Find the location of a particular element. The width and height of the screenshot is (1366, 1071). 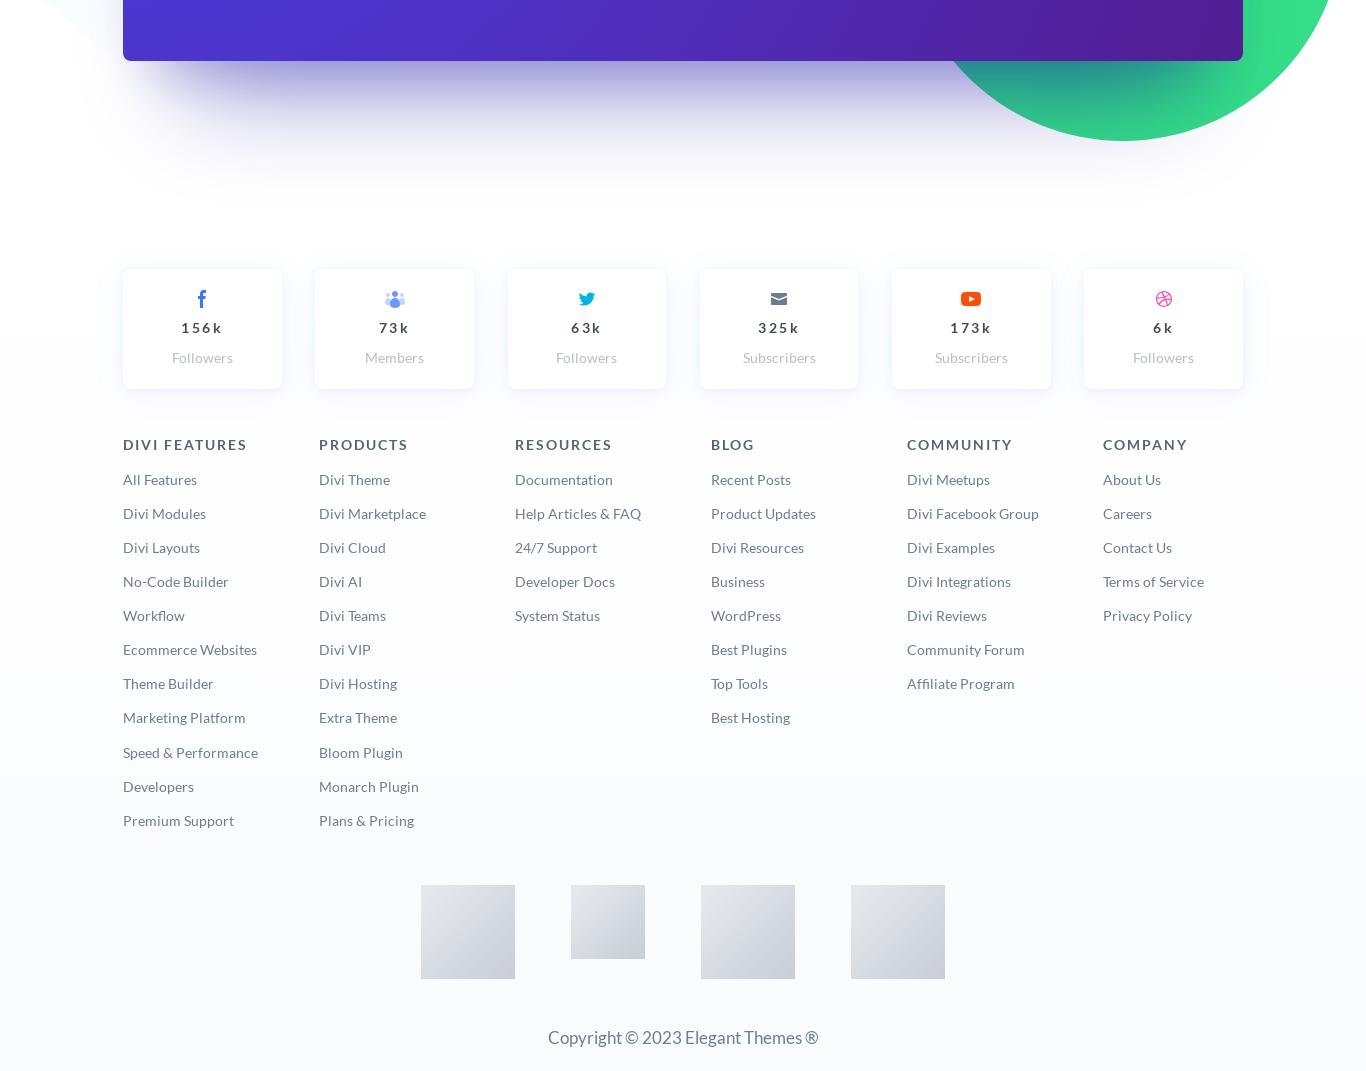

'Get Divi Today' is located at coordinates (469, 821).